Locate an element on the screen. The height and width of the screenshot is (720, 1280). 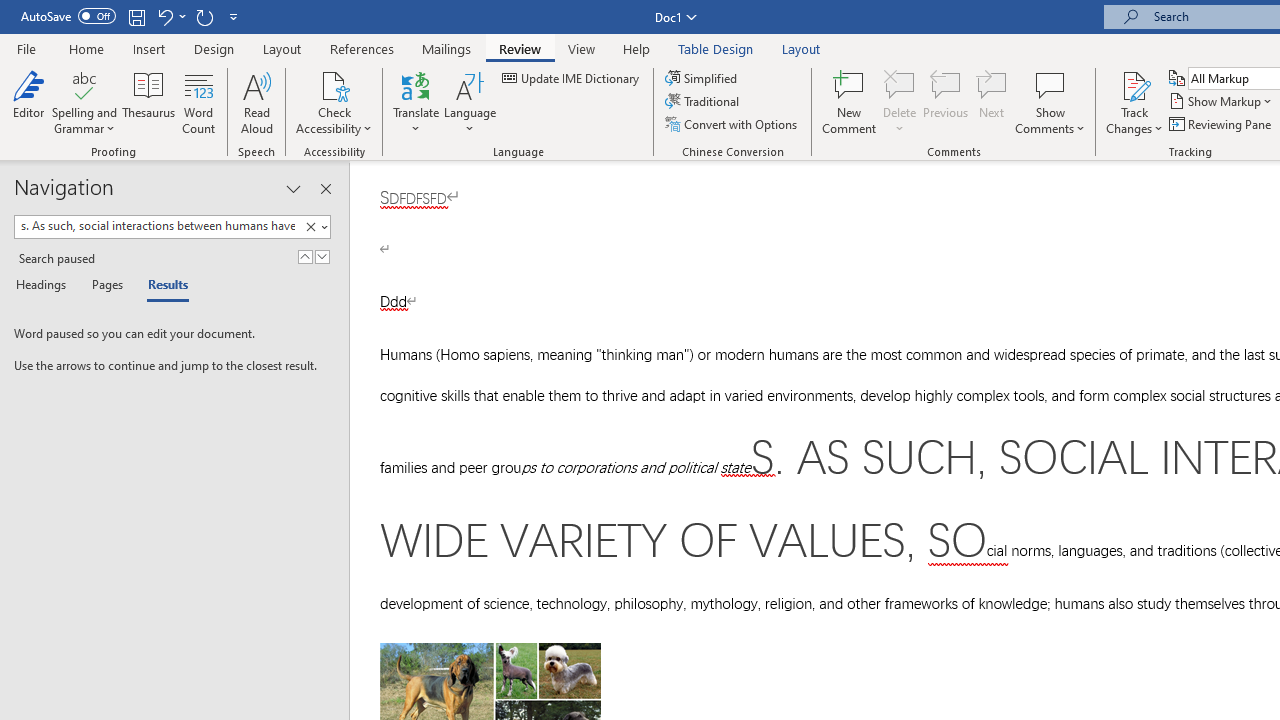
'Language' is located at coordinates (469, 103).